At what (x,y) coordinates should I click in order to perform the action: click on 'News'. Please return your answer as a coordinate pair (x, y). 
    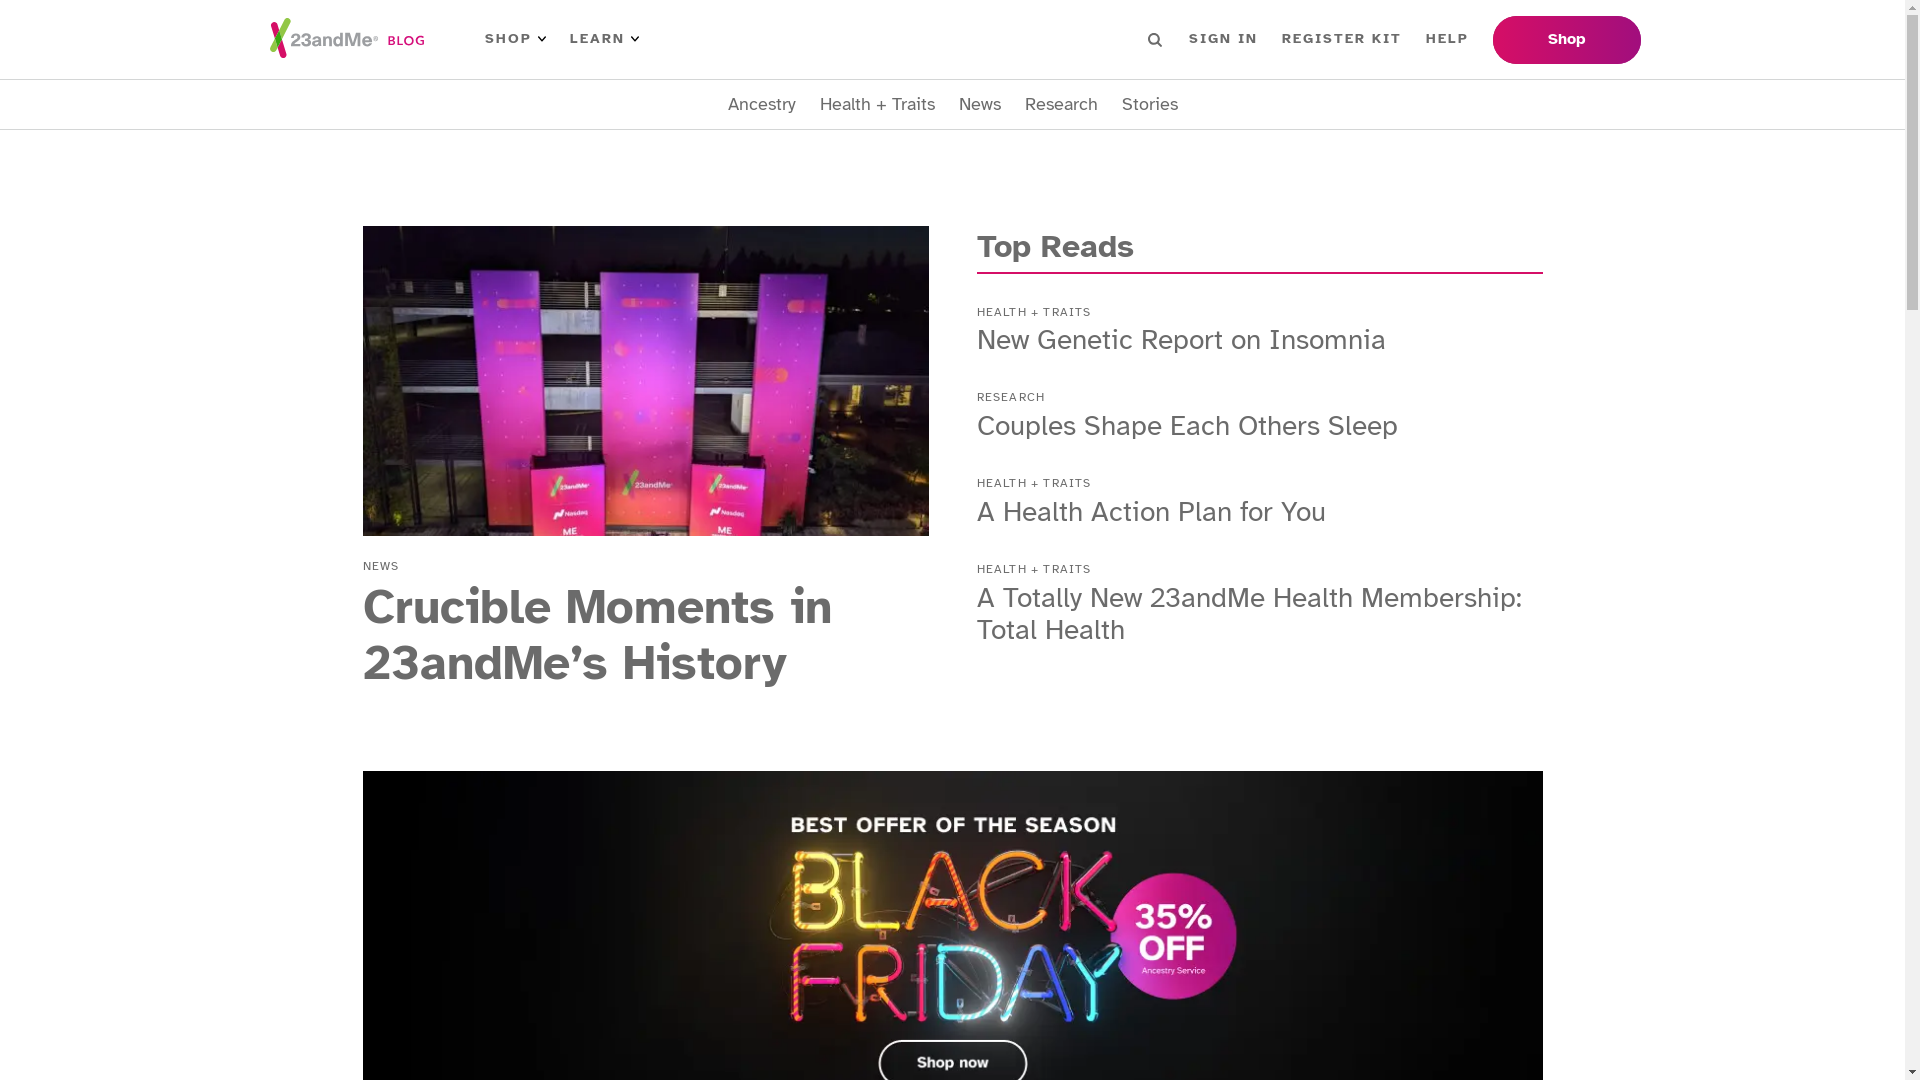
    Looking at the image, I should click on (979, 104).